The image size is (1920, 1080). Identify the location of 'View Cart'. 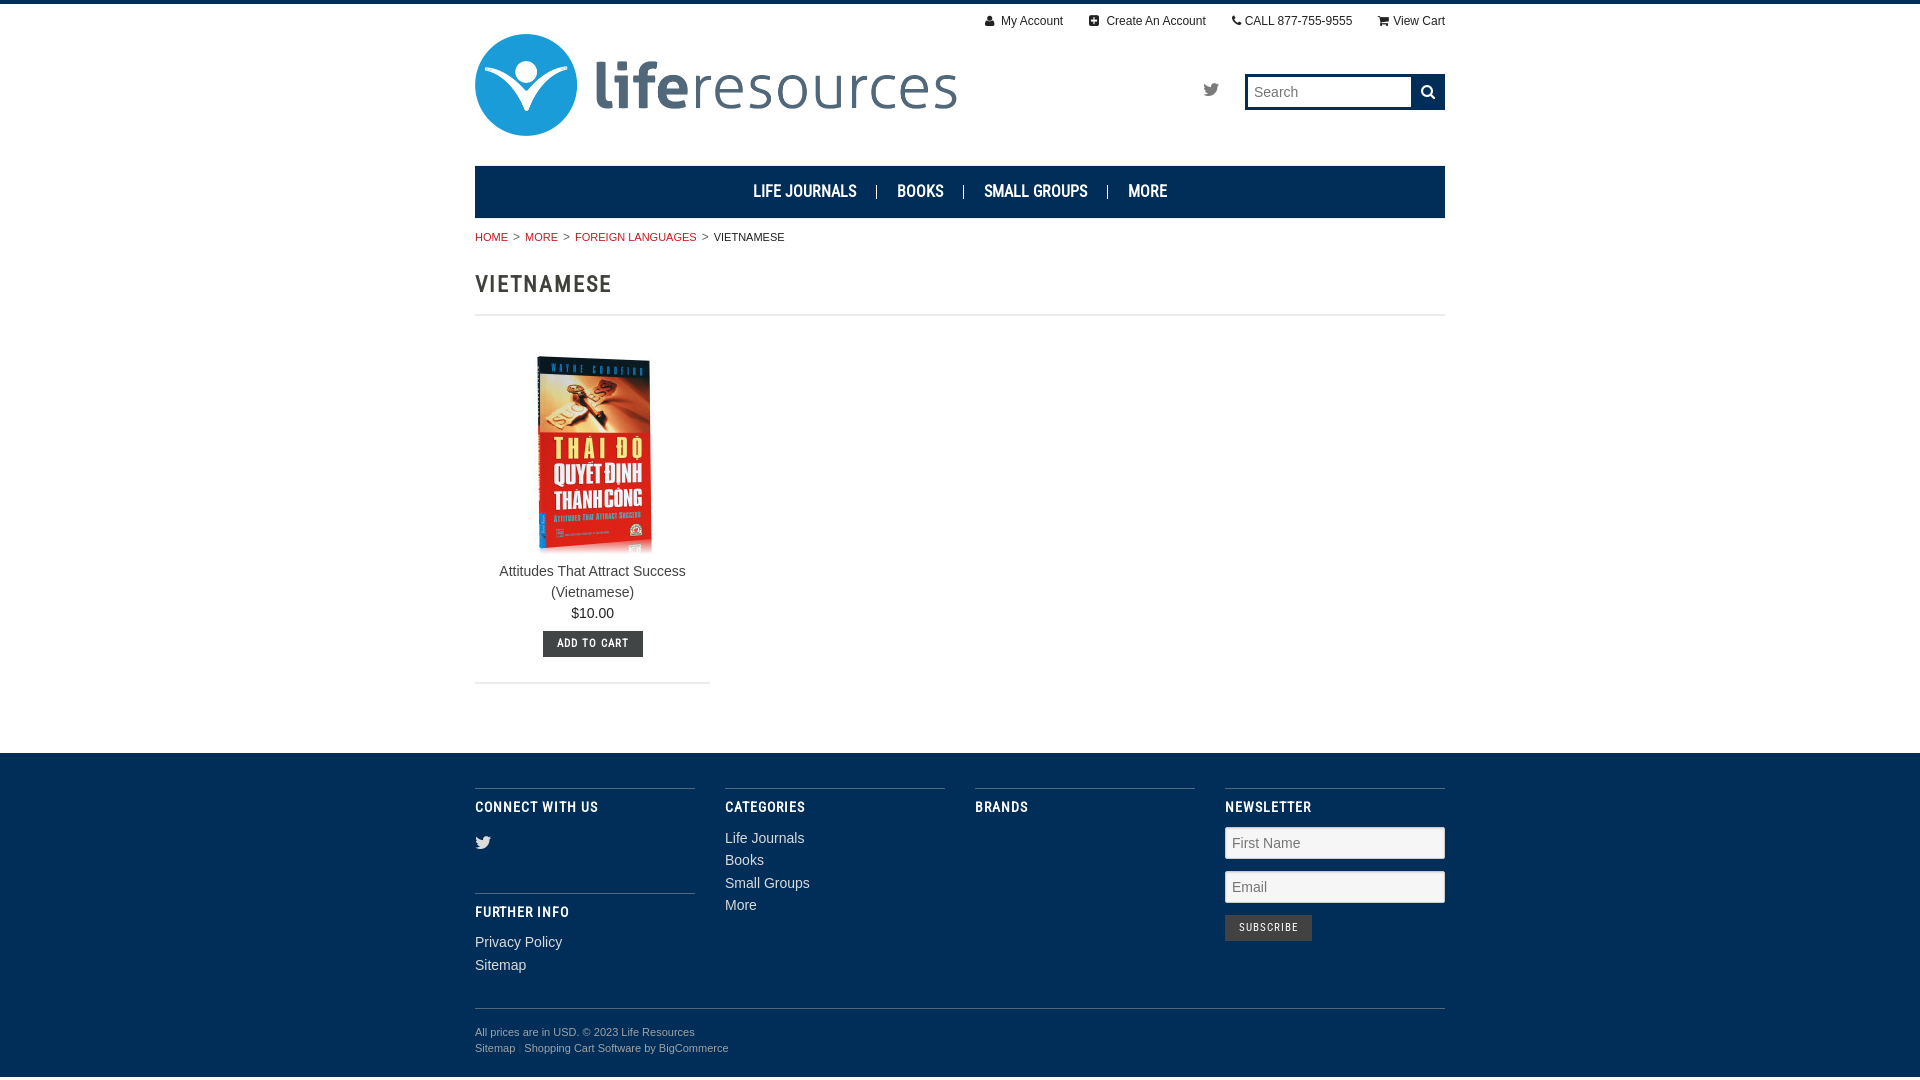
(1410, 21).